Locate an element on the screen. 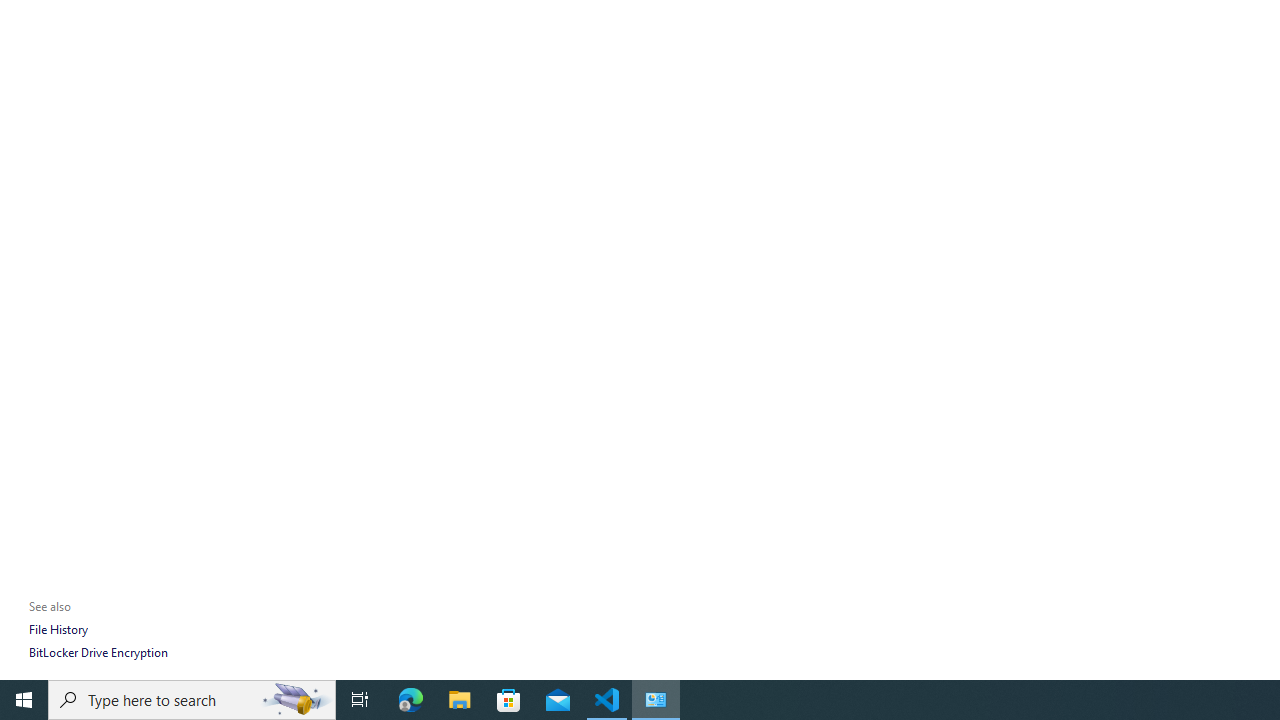  'BitLocker Drive Encryption' is located at coordinates (97, 652).